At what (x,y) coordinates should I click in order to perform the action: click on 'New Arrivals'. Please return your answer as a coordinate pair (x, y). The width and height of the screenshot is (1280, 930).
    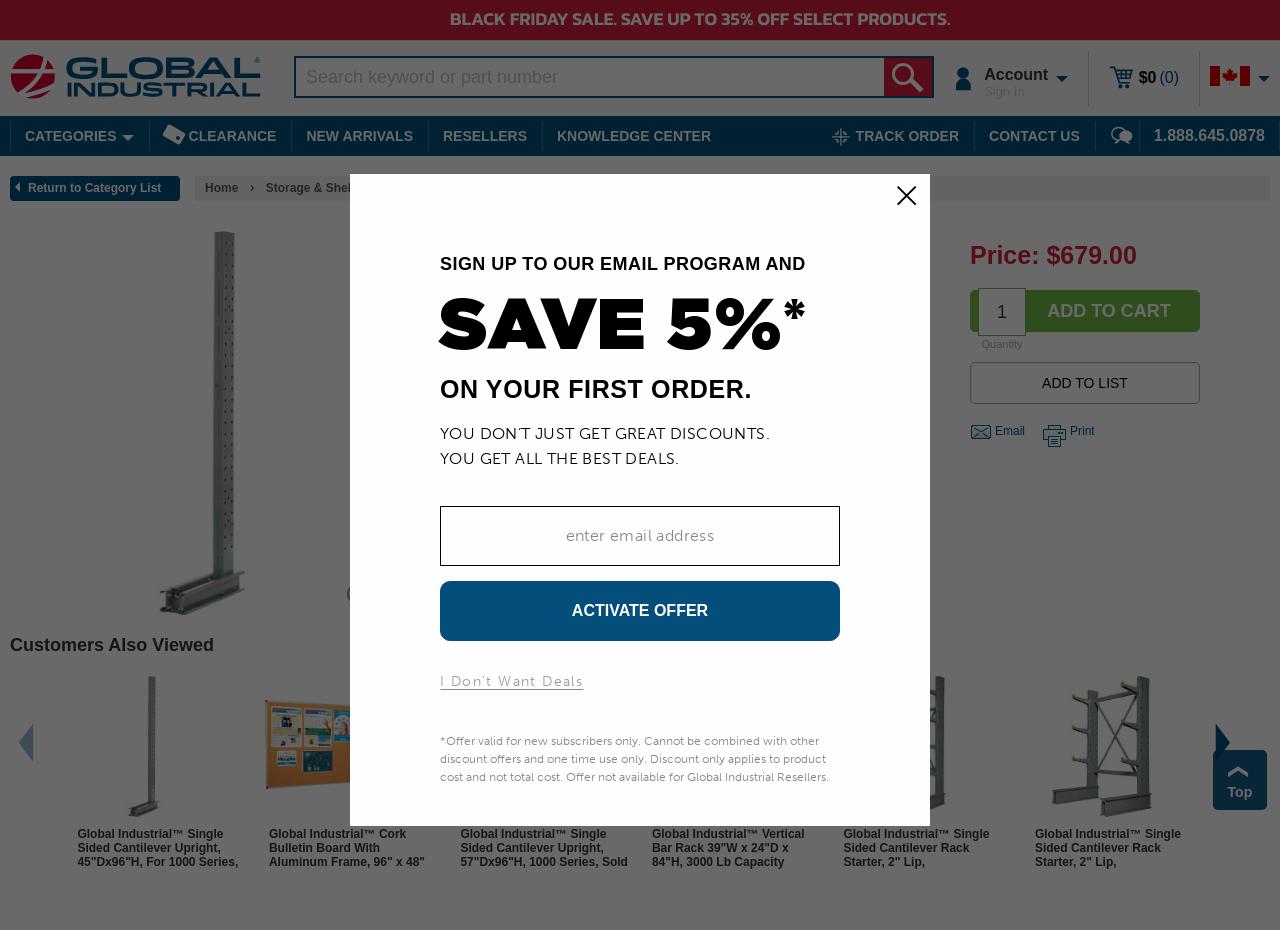
    Looking at the image, I should click on (359, 135).